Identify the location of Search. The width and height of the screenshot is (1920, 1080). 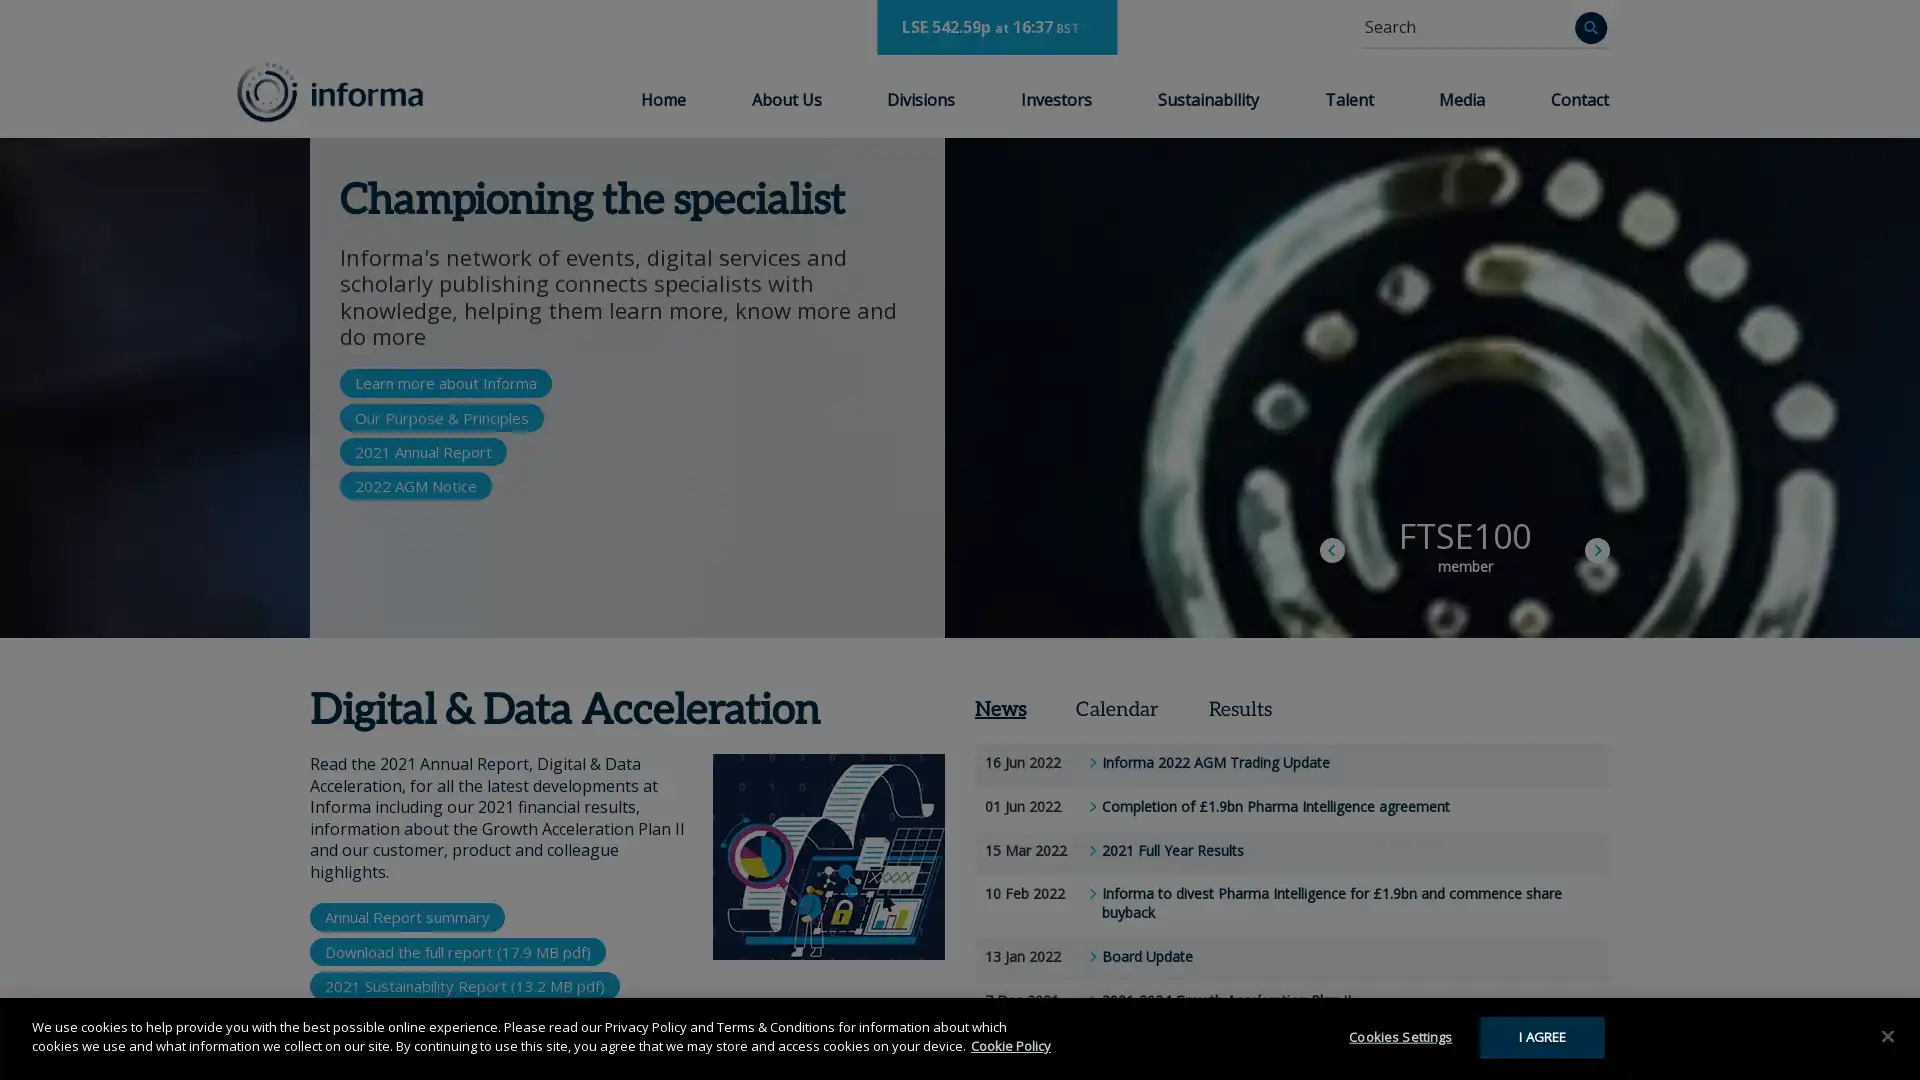
(1590, 28).